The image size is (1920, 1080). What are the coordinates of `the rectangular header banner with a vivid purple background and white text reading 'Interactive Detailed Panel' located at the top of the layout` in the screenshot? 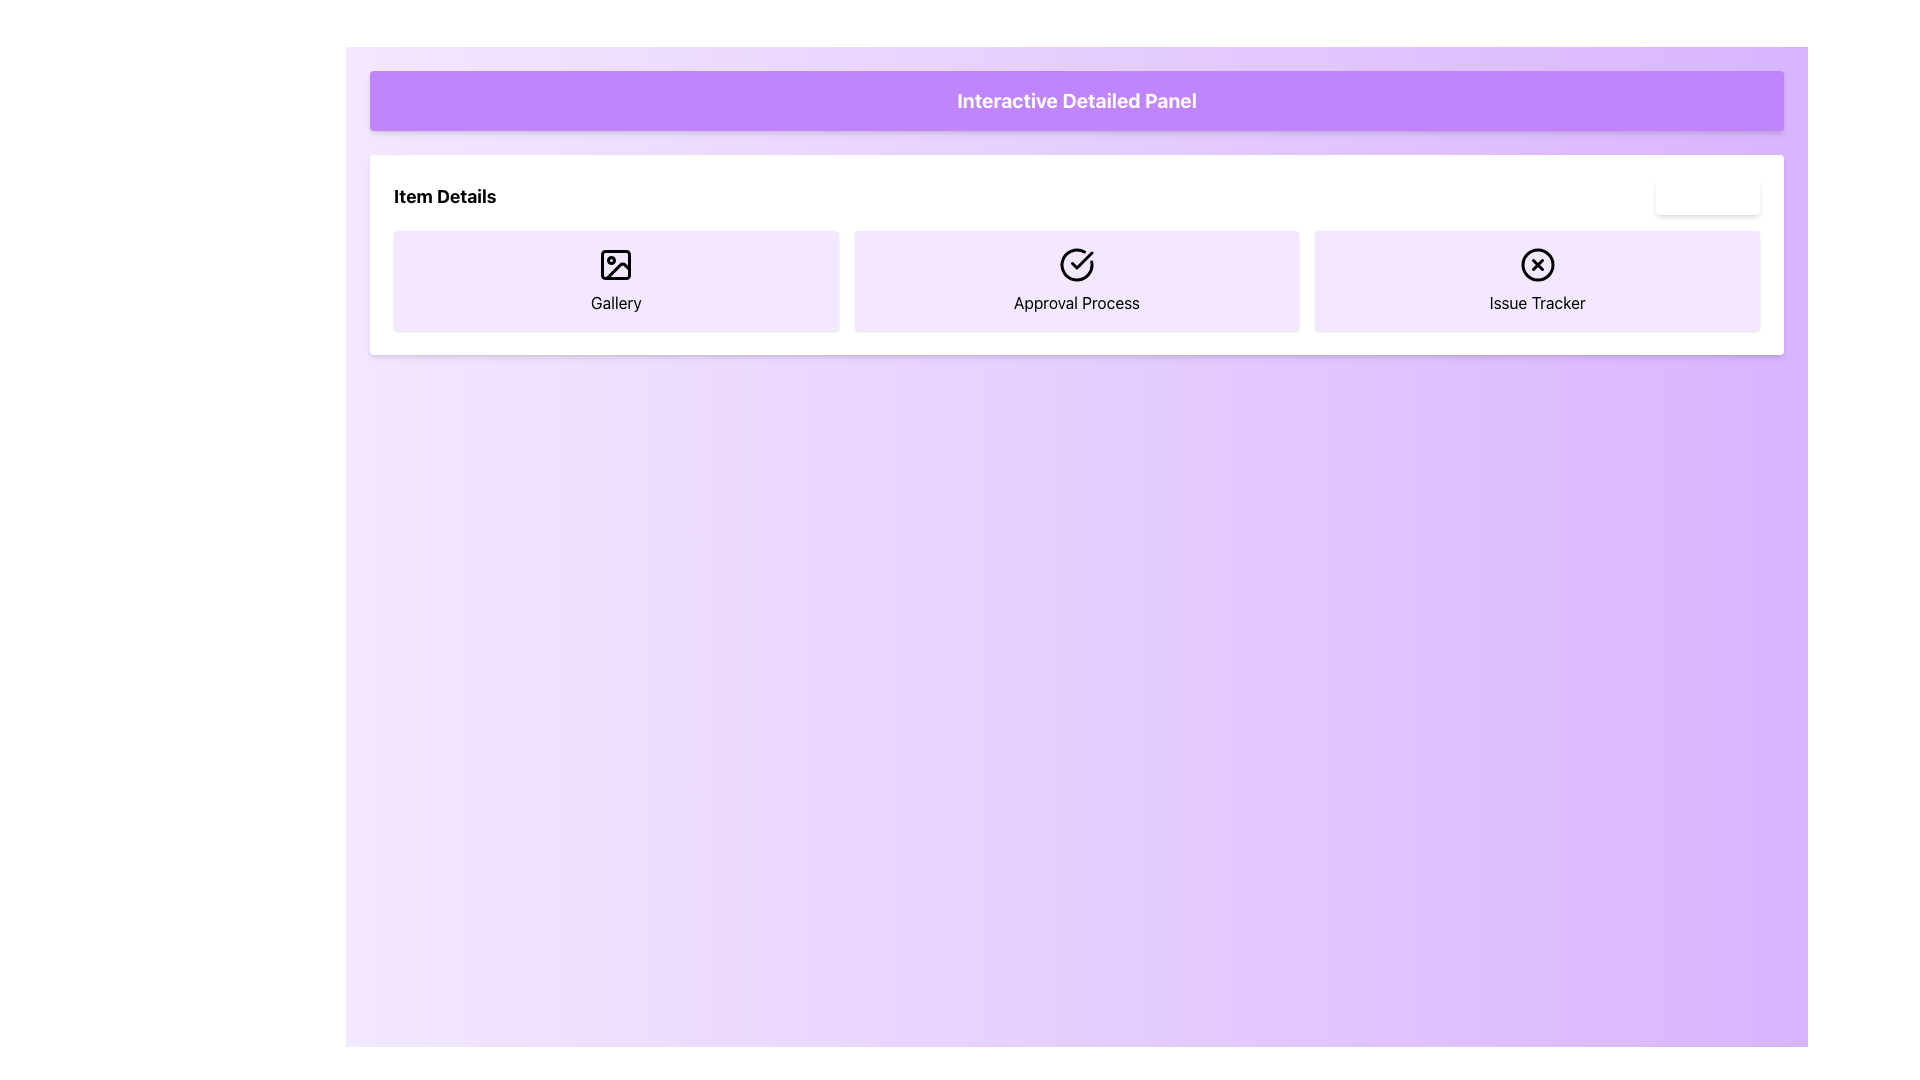 It's located at (1075, 100).